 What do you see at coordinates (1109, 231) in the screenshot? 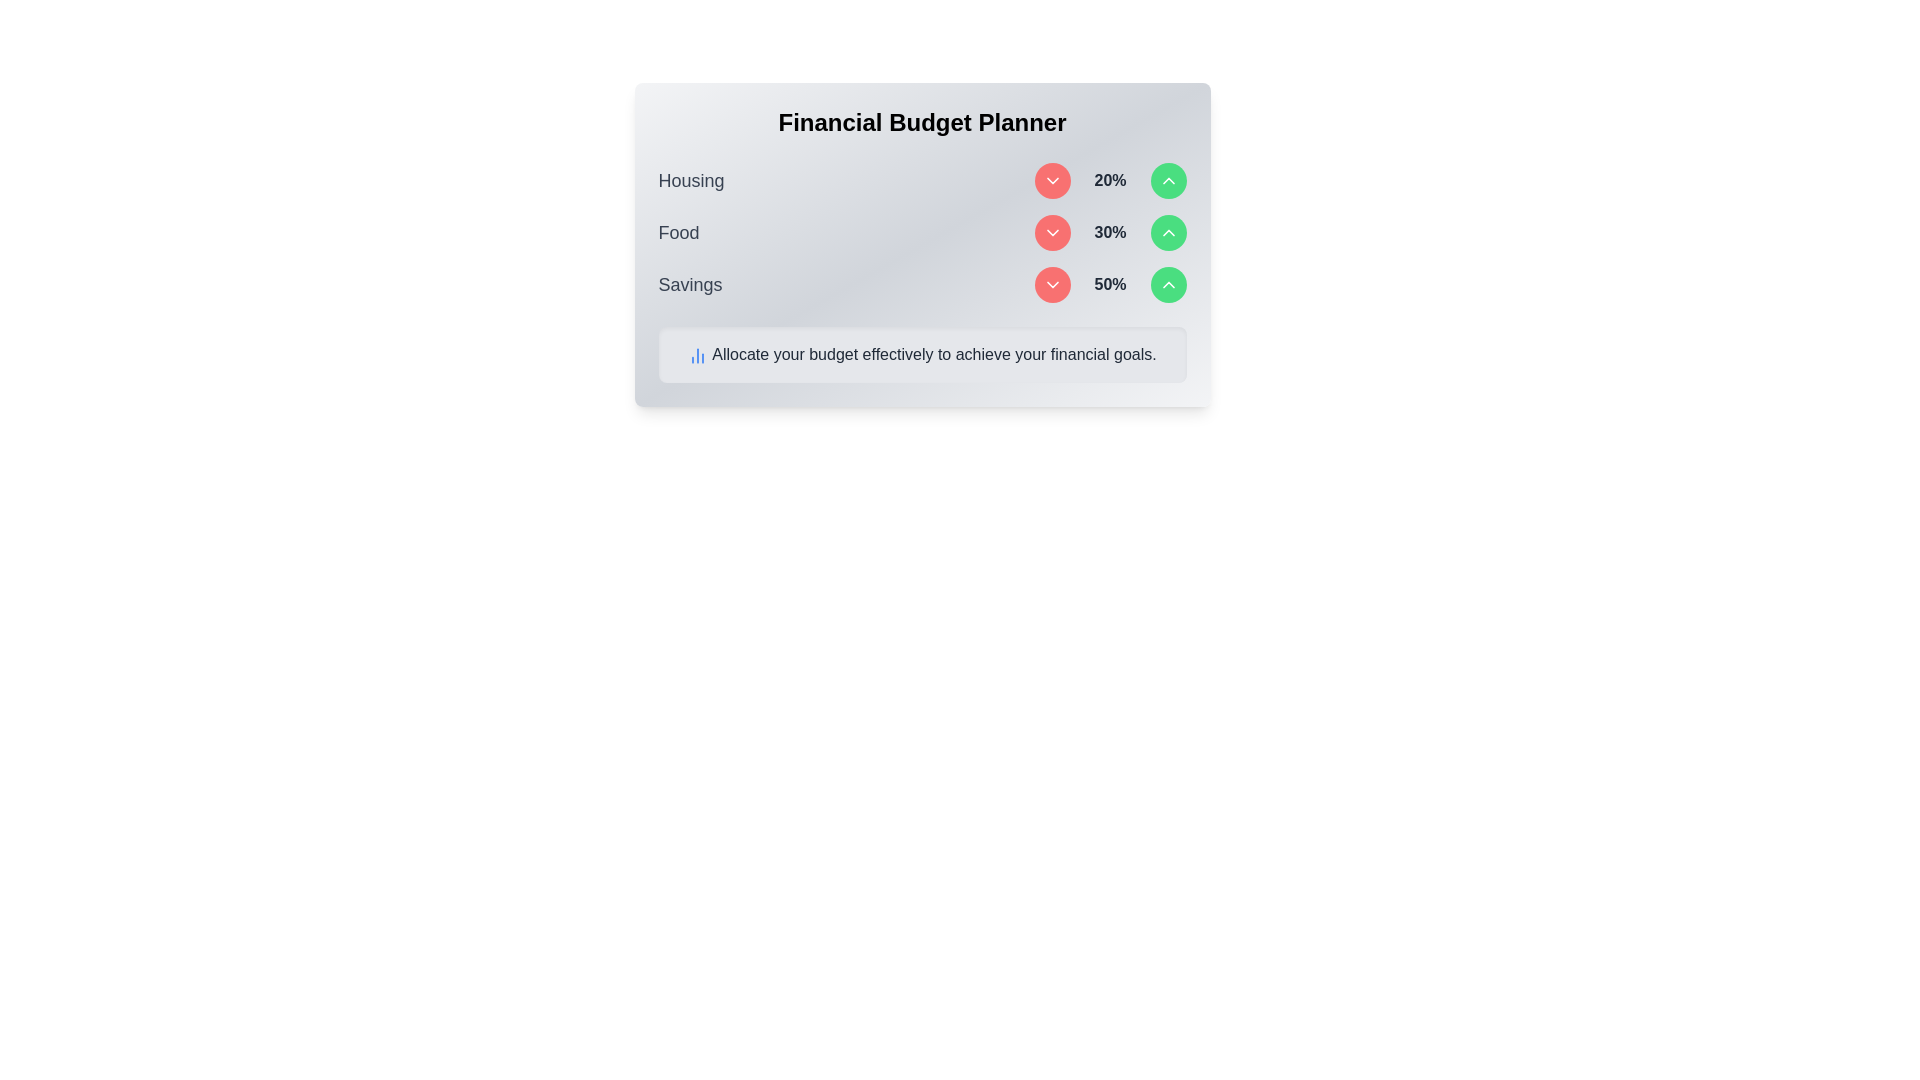
I see `the Text label displaying the numerical percentage for 'Food' within the budget planner, which is located in the second row of the list labeled 'Food' and flanked by two buttons` at bounding box center [1109, 231].